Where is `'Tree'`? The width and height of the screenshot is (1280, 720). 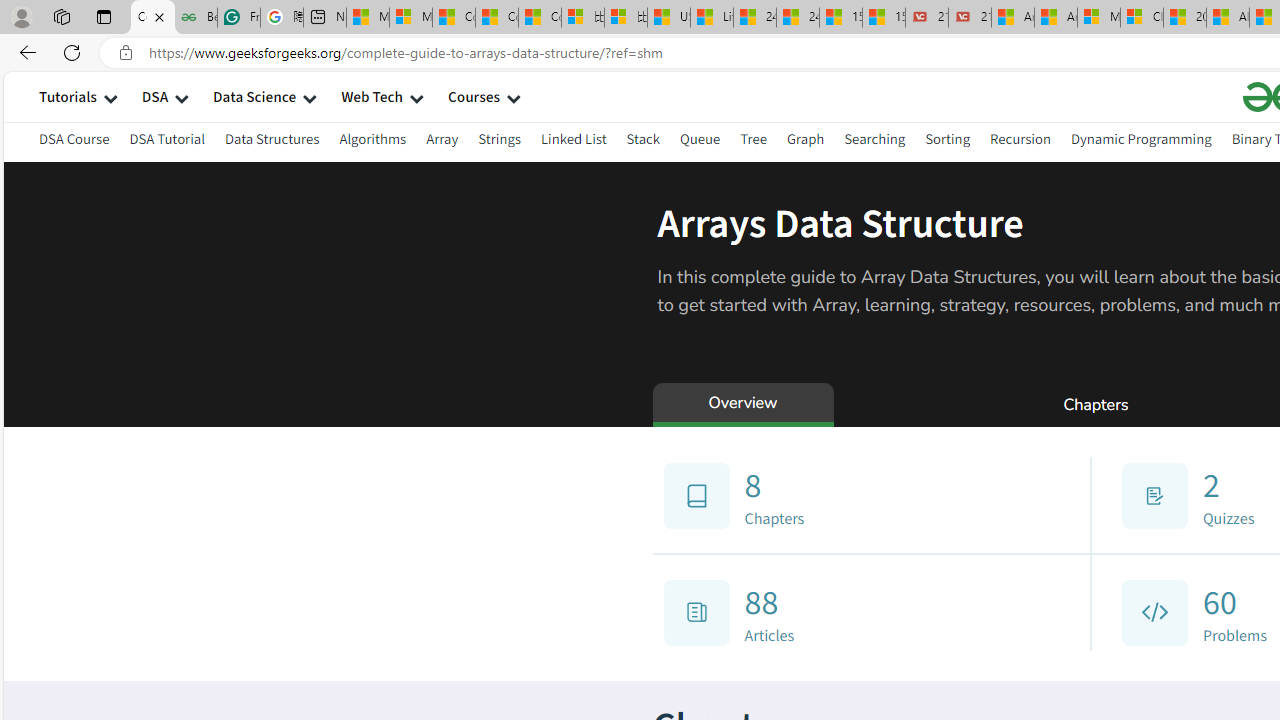
'Tree' is located at coordinates (752, 138).